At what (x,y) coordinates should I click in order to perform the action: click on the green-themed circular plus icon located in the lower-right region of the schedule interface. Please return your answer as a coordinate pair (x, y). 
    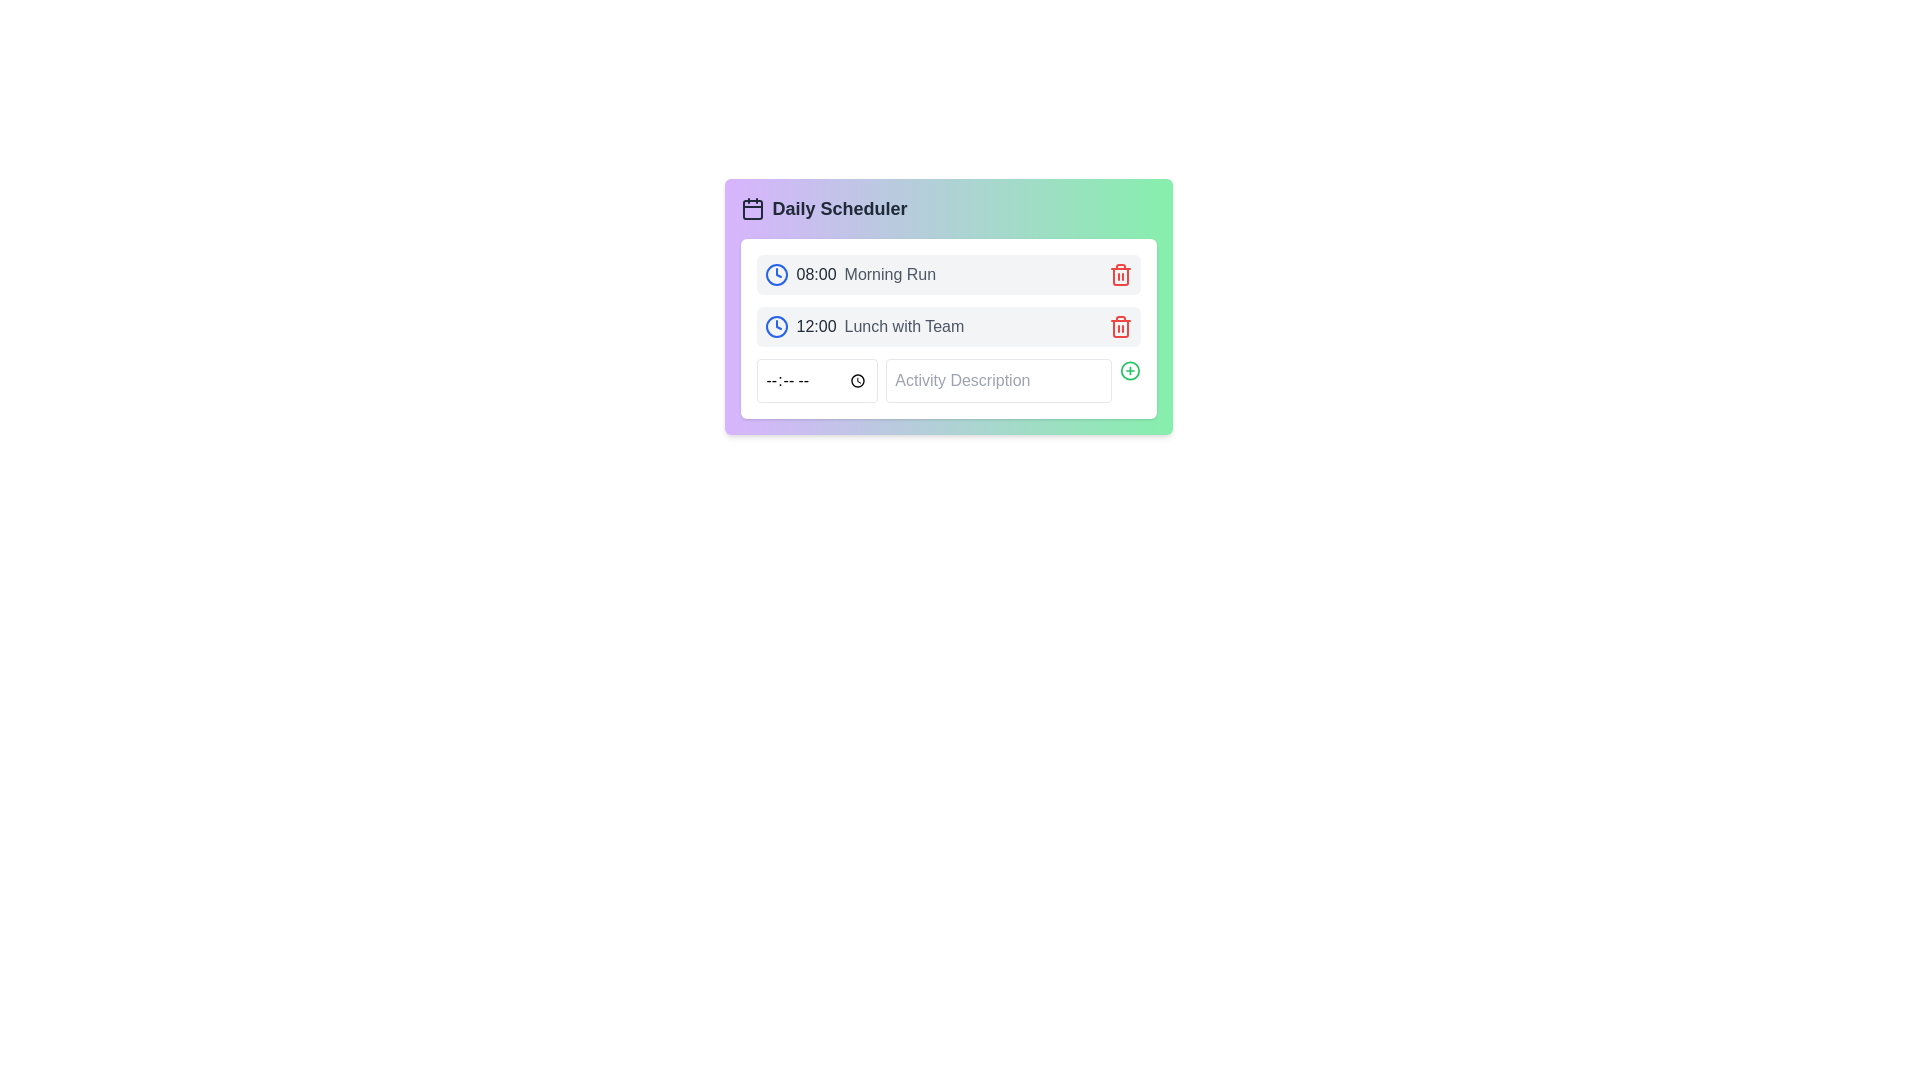
    Looking at the image, I should click on (1130, 370).